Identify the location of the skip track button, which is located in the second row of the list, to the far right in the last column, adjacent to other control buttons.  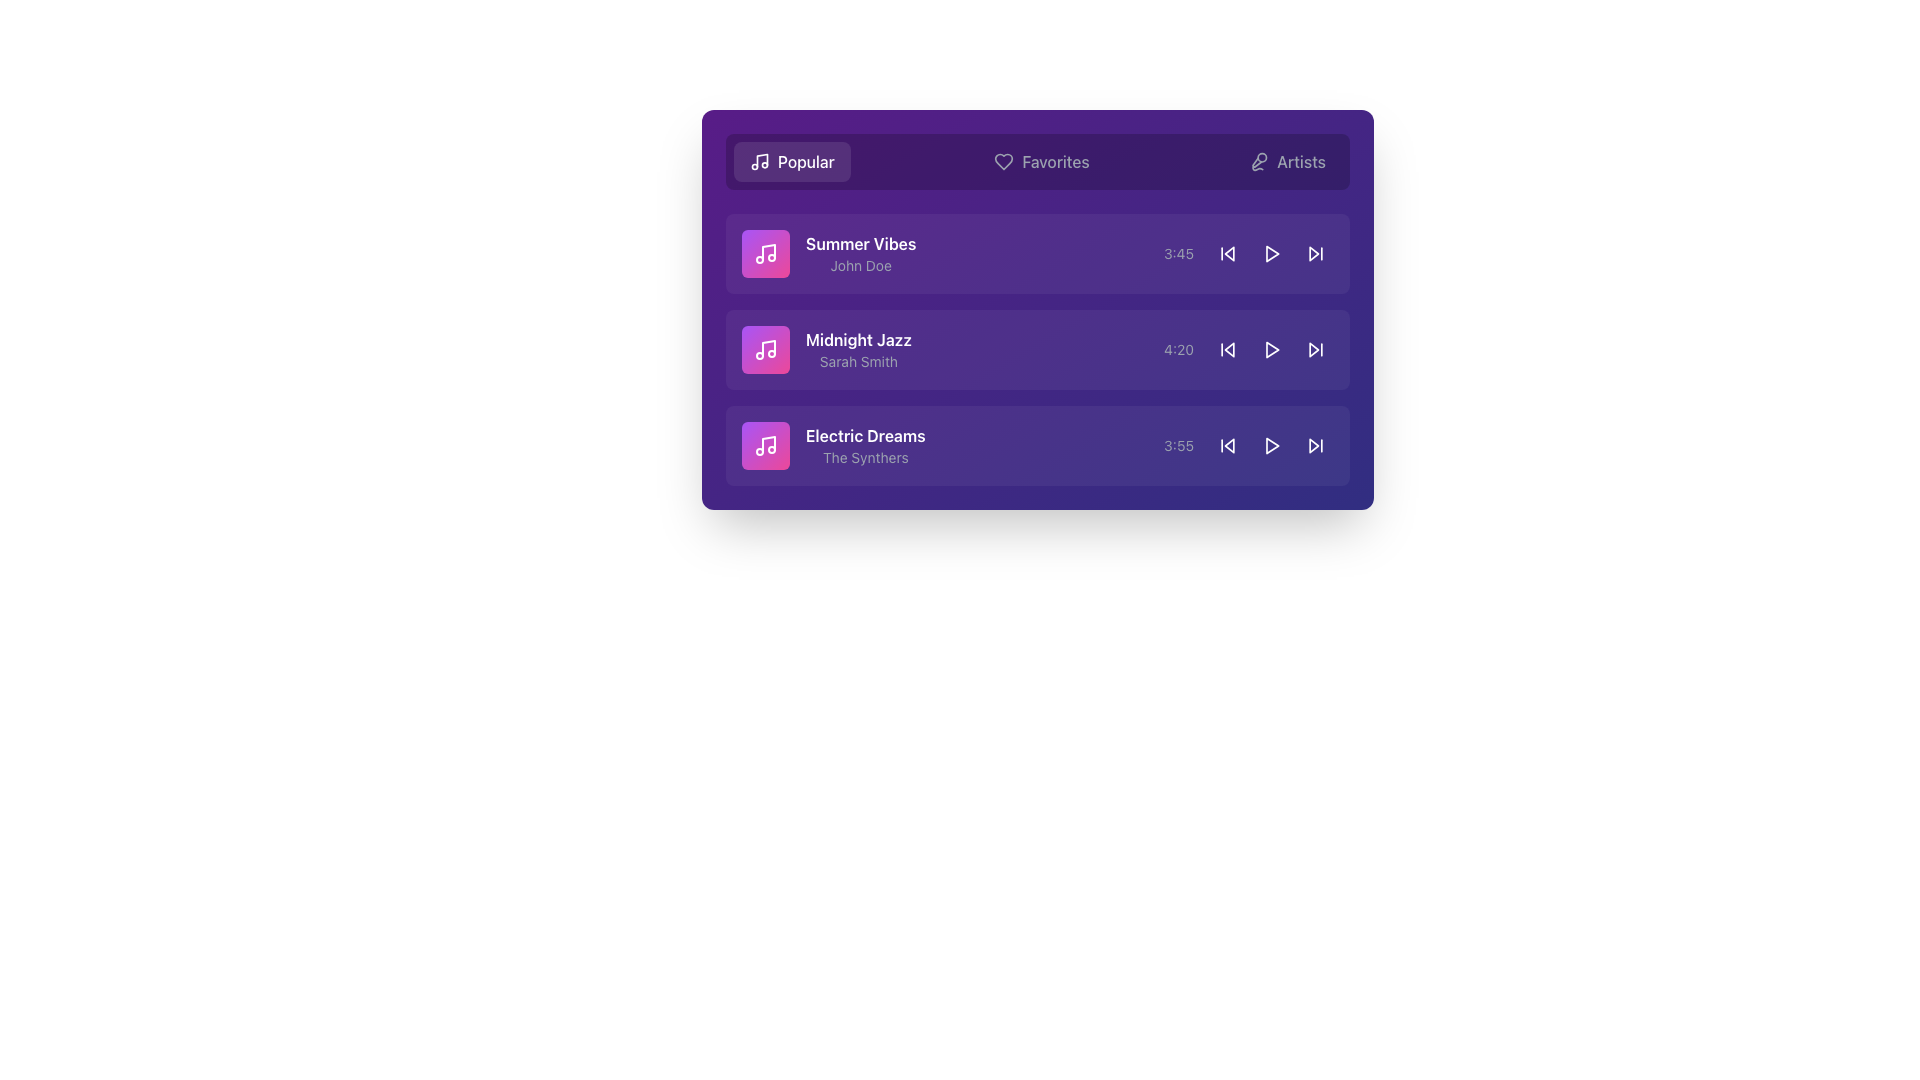
(1315, 349).